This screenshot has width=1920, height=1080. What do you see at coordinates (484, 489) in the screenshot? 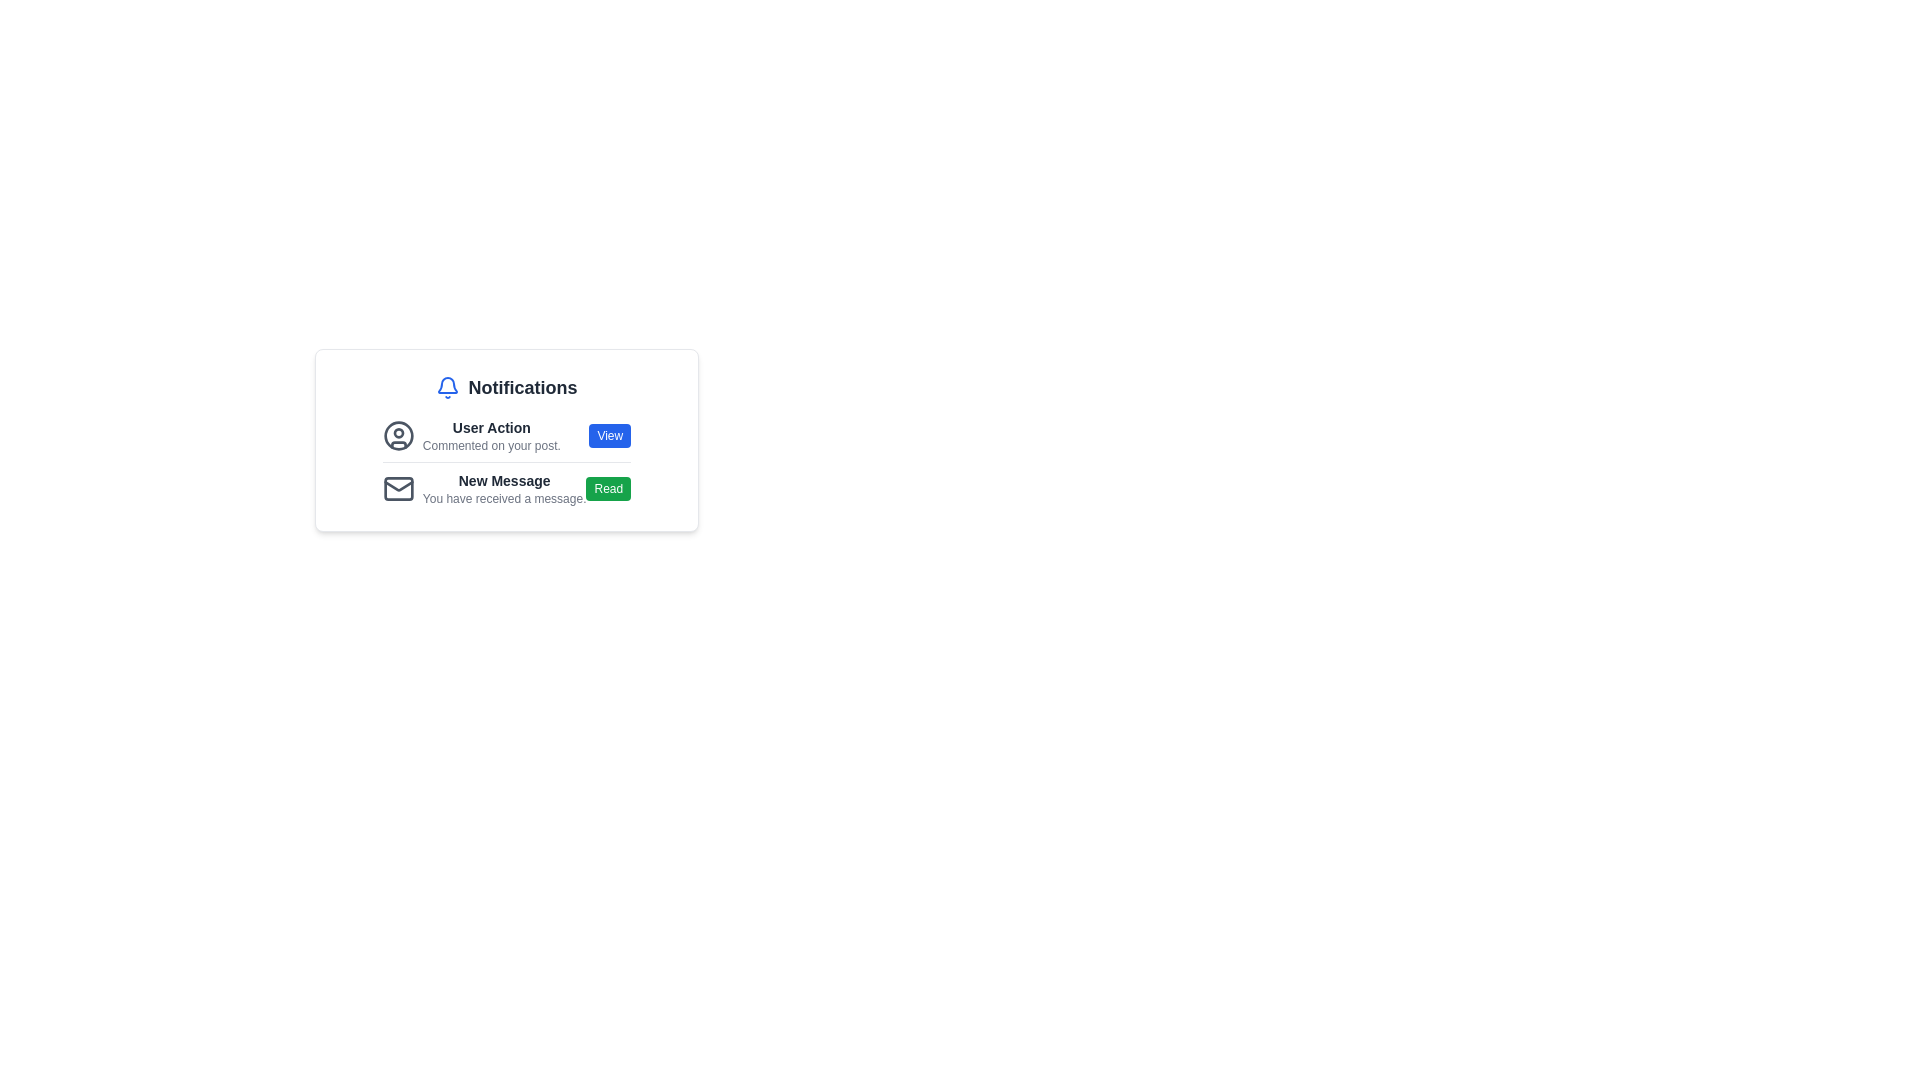
I see `the notification item titled 'New Message' which includes a subtitle stating 'You have received a message.' This notification is the second item in the notification panel, located below 'User Action.'` at bounding box center [484, 489].